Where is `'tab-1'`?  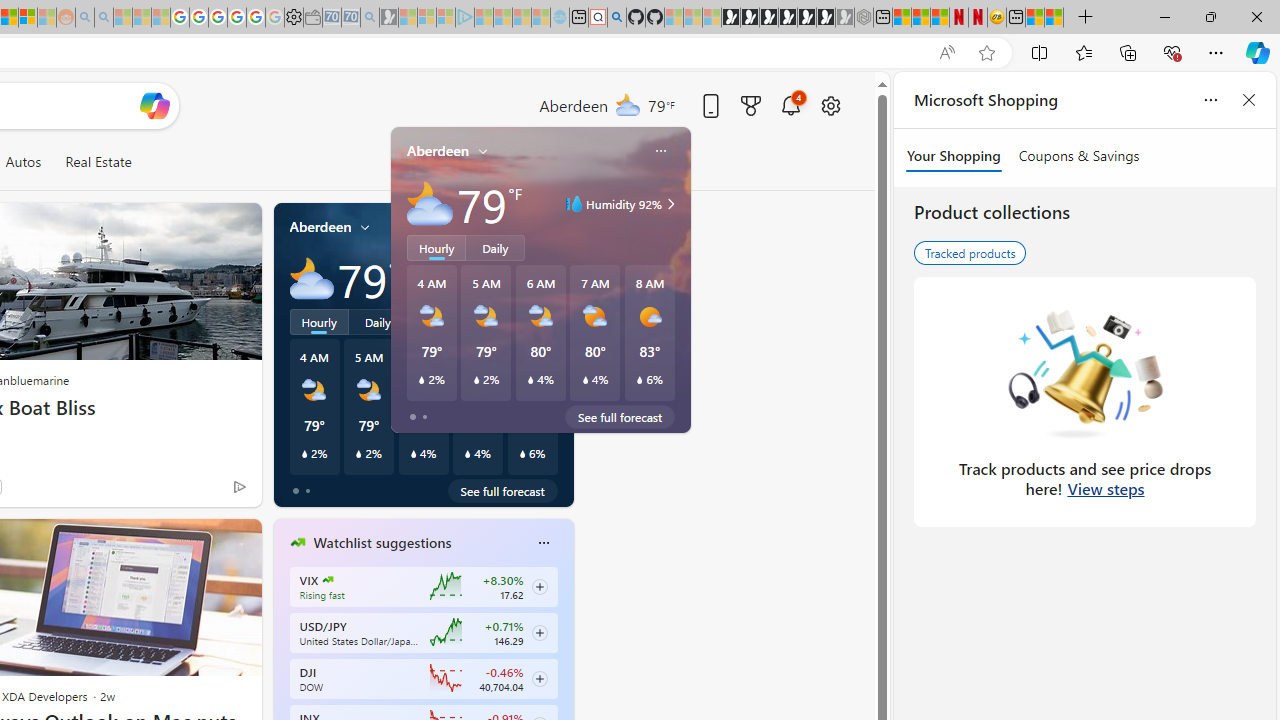
'tab-1' is located at coordinates (306, 491).